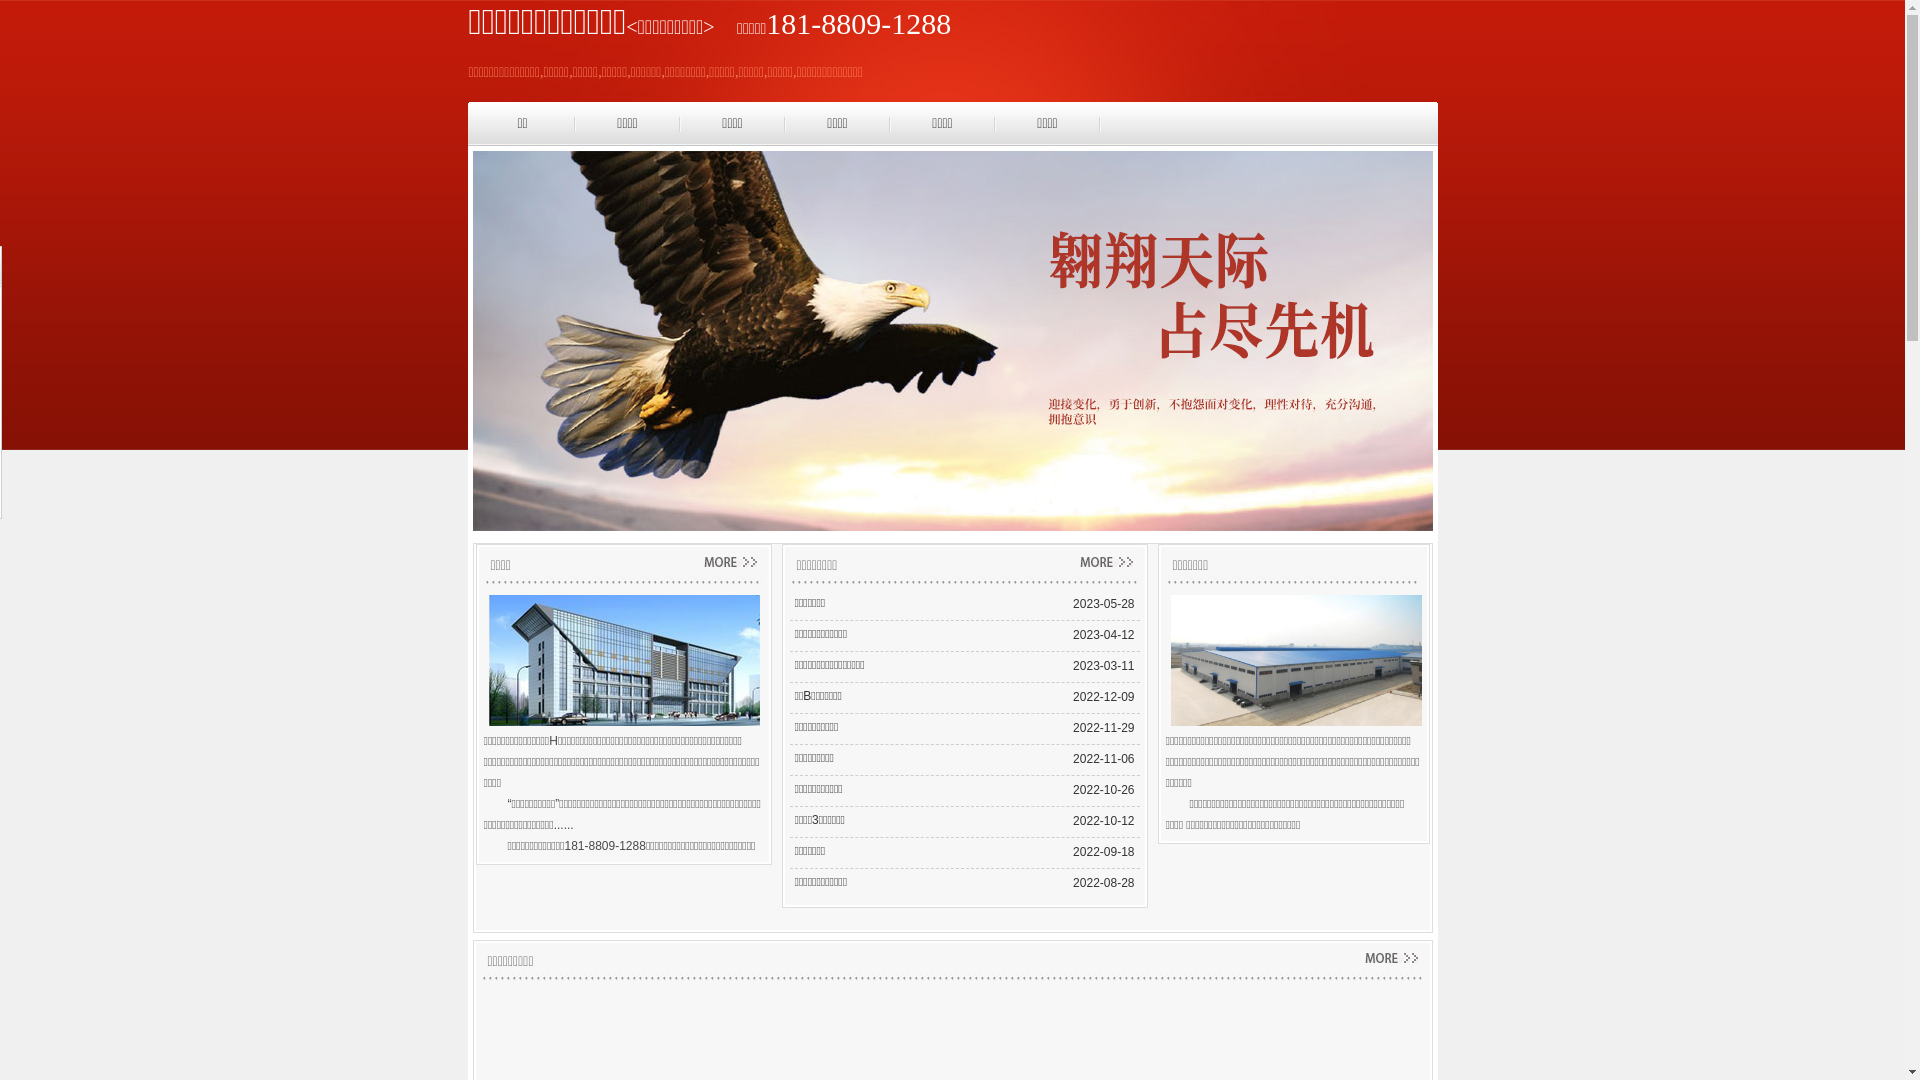 The height and width of the screenshot is (1080, 1920). I want to click on '2023-04-12', so click(1102, 635).